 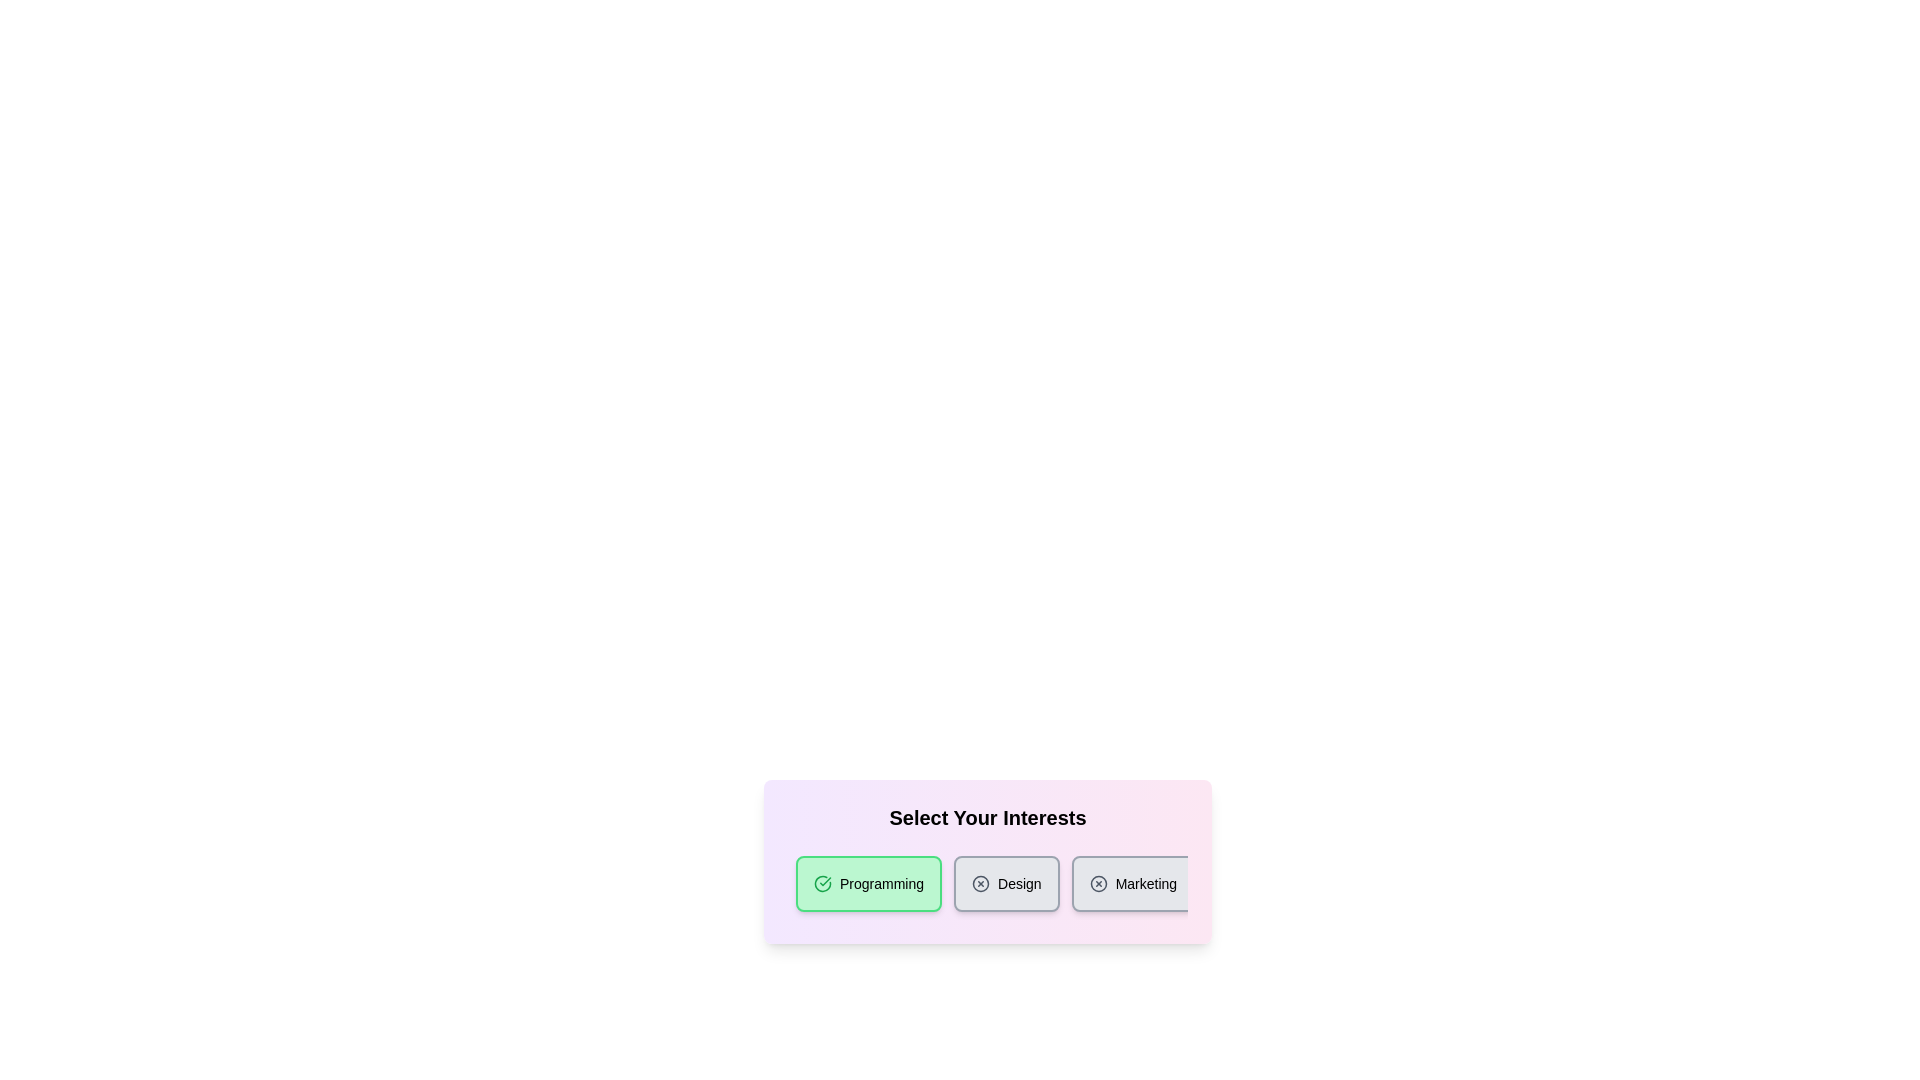 I want to click on the category chip labeled Design, so click(x=1007, y=882).